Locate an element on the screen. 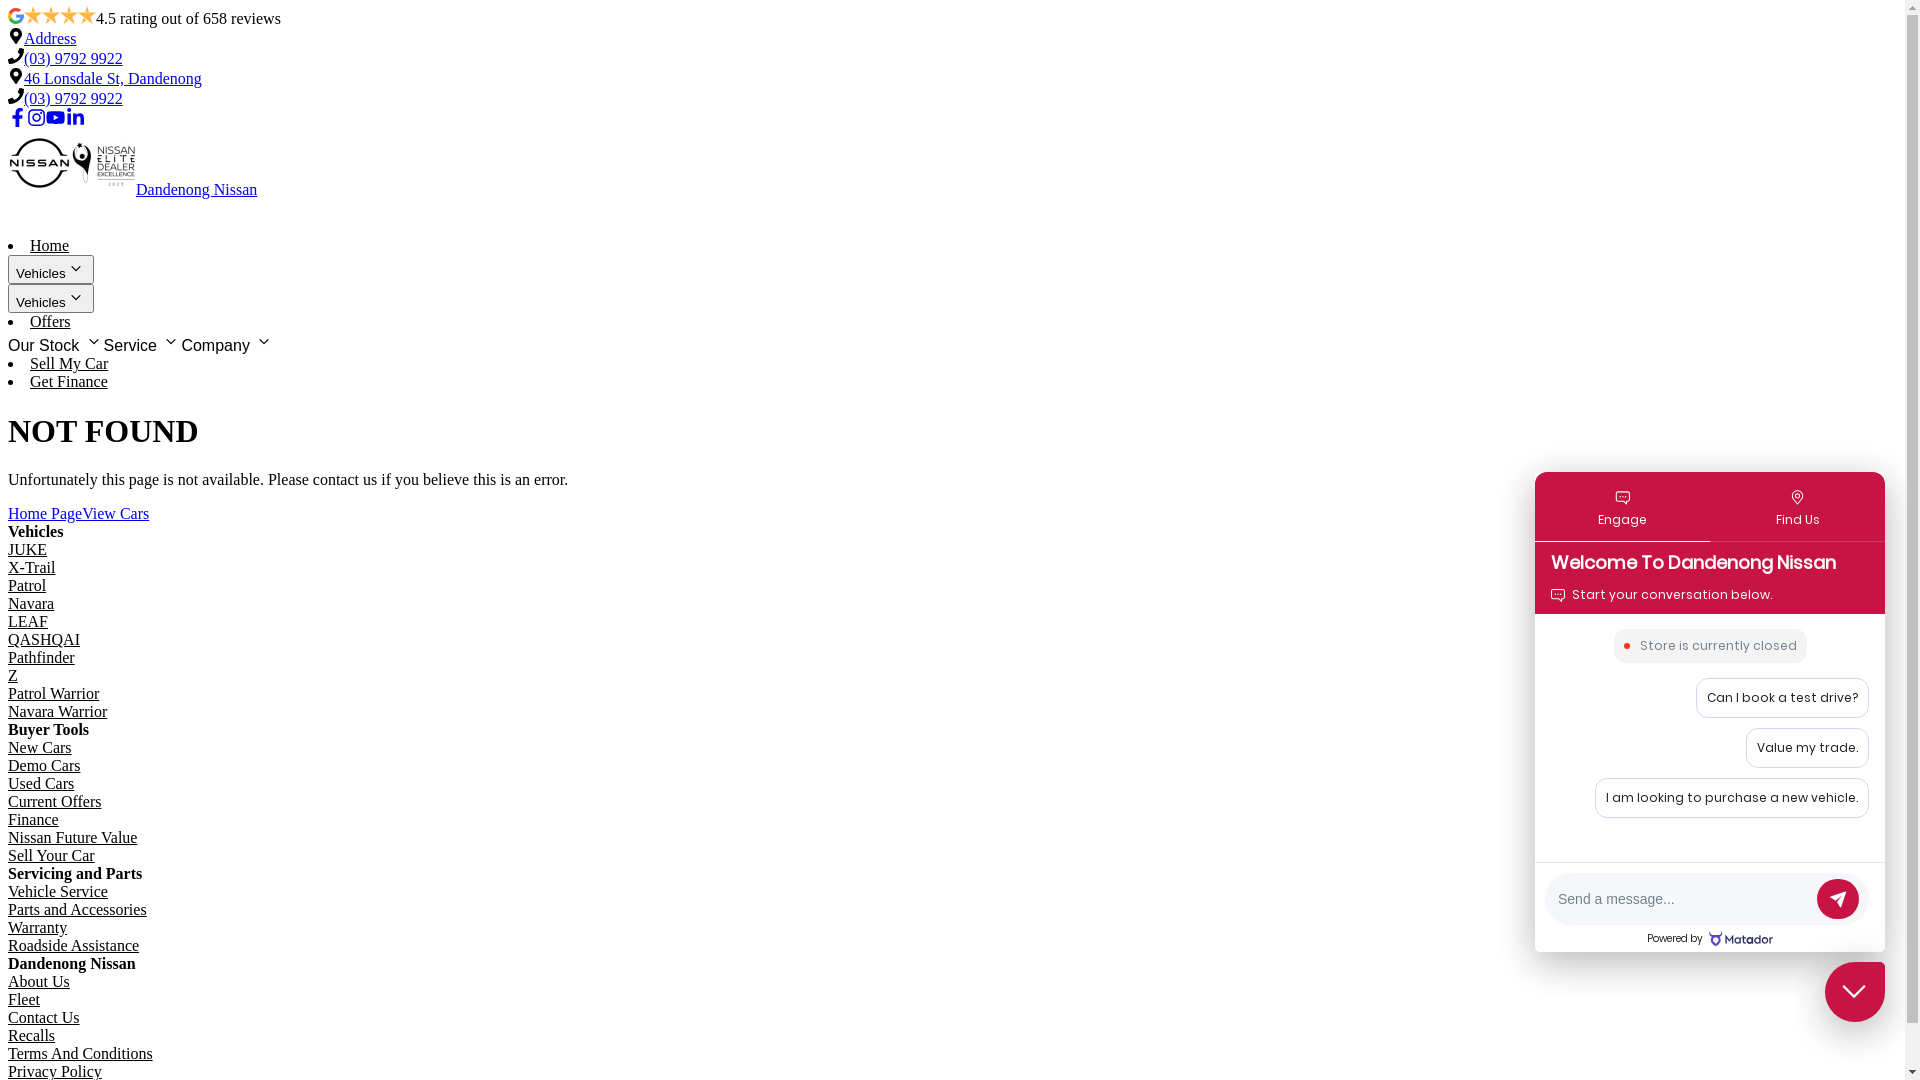  'Warranty' is located at coordinates (37, 927).